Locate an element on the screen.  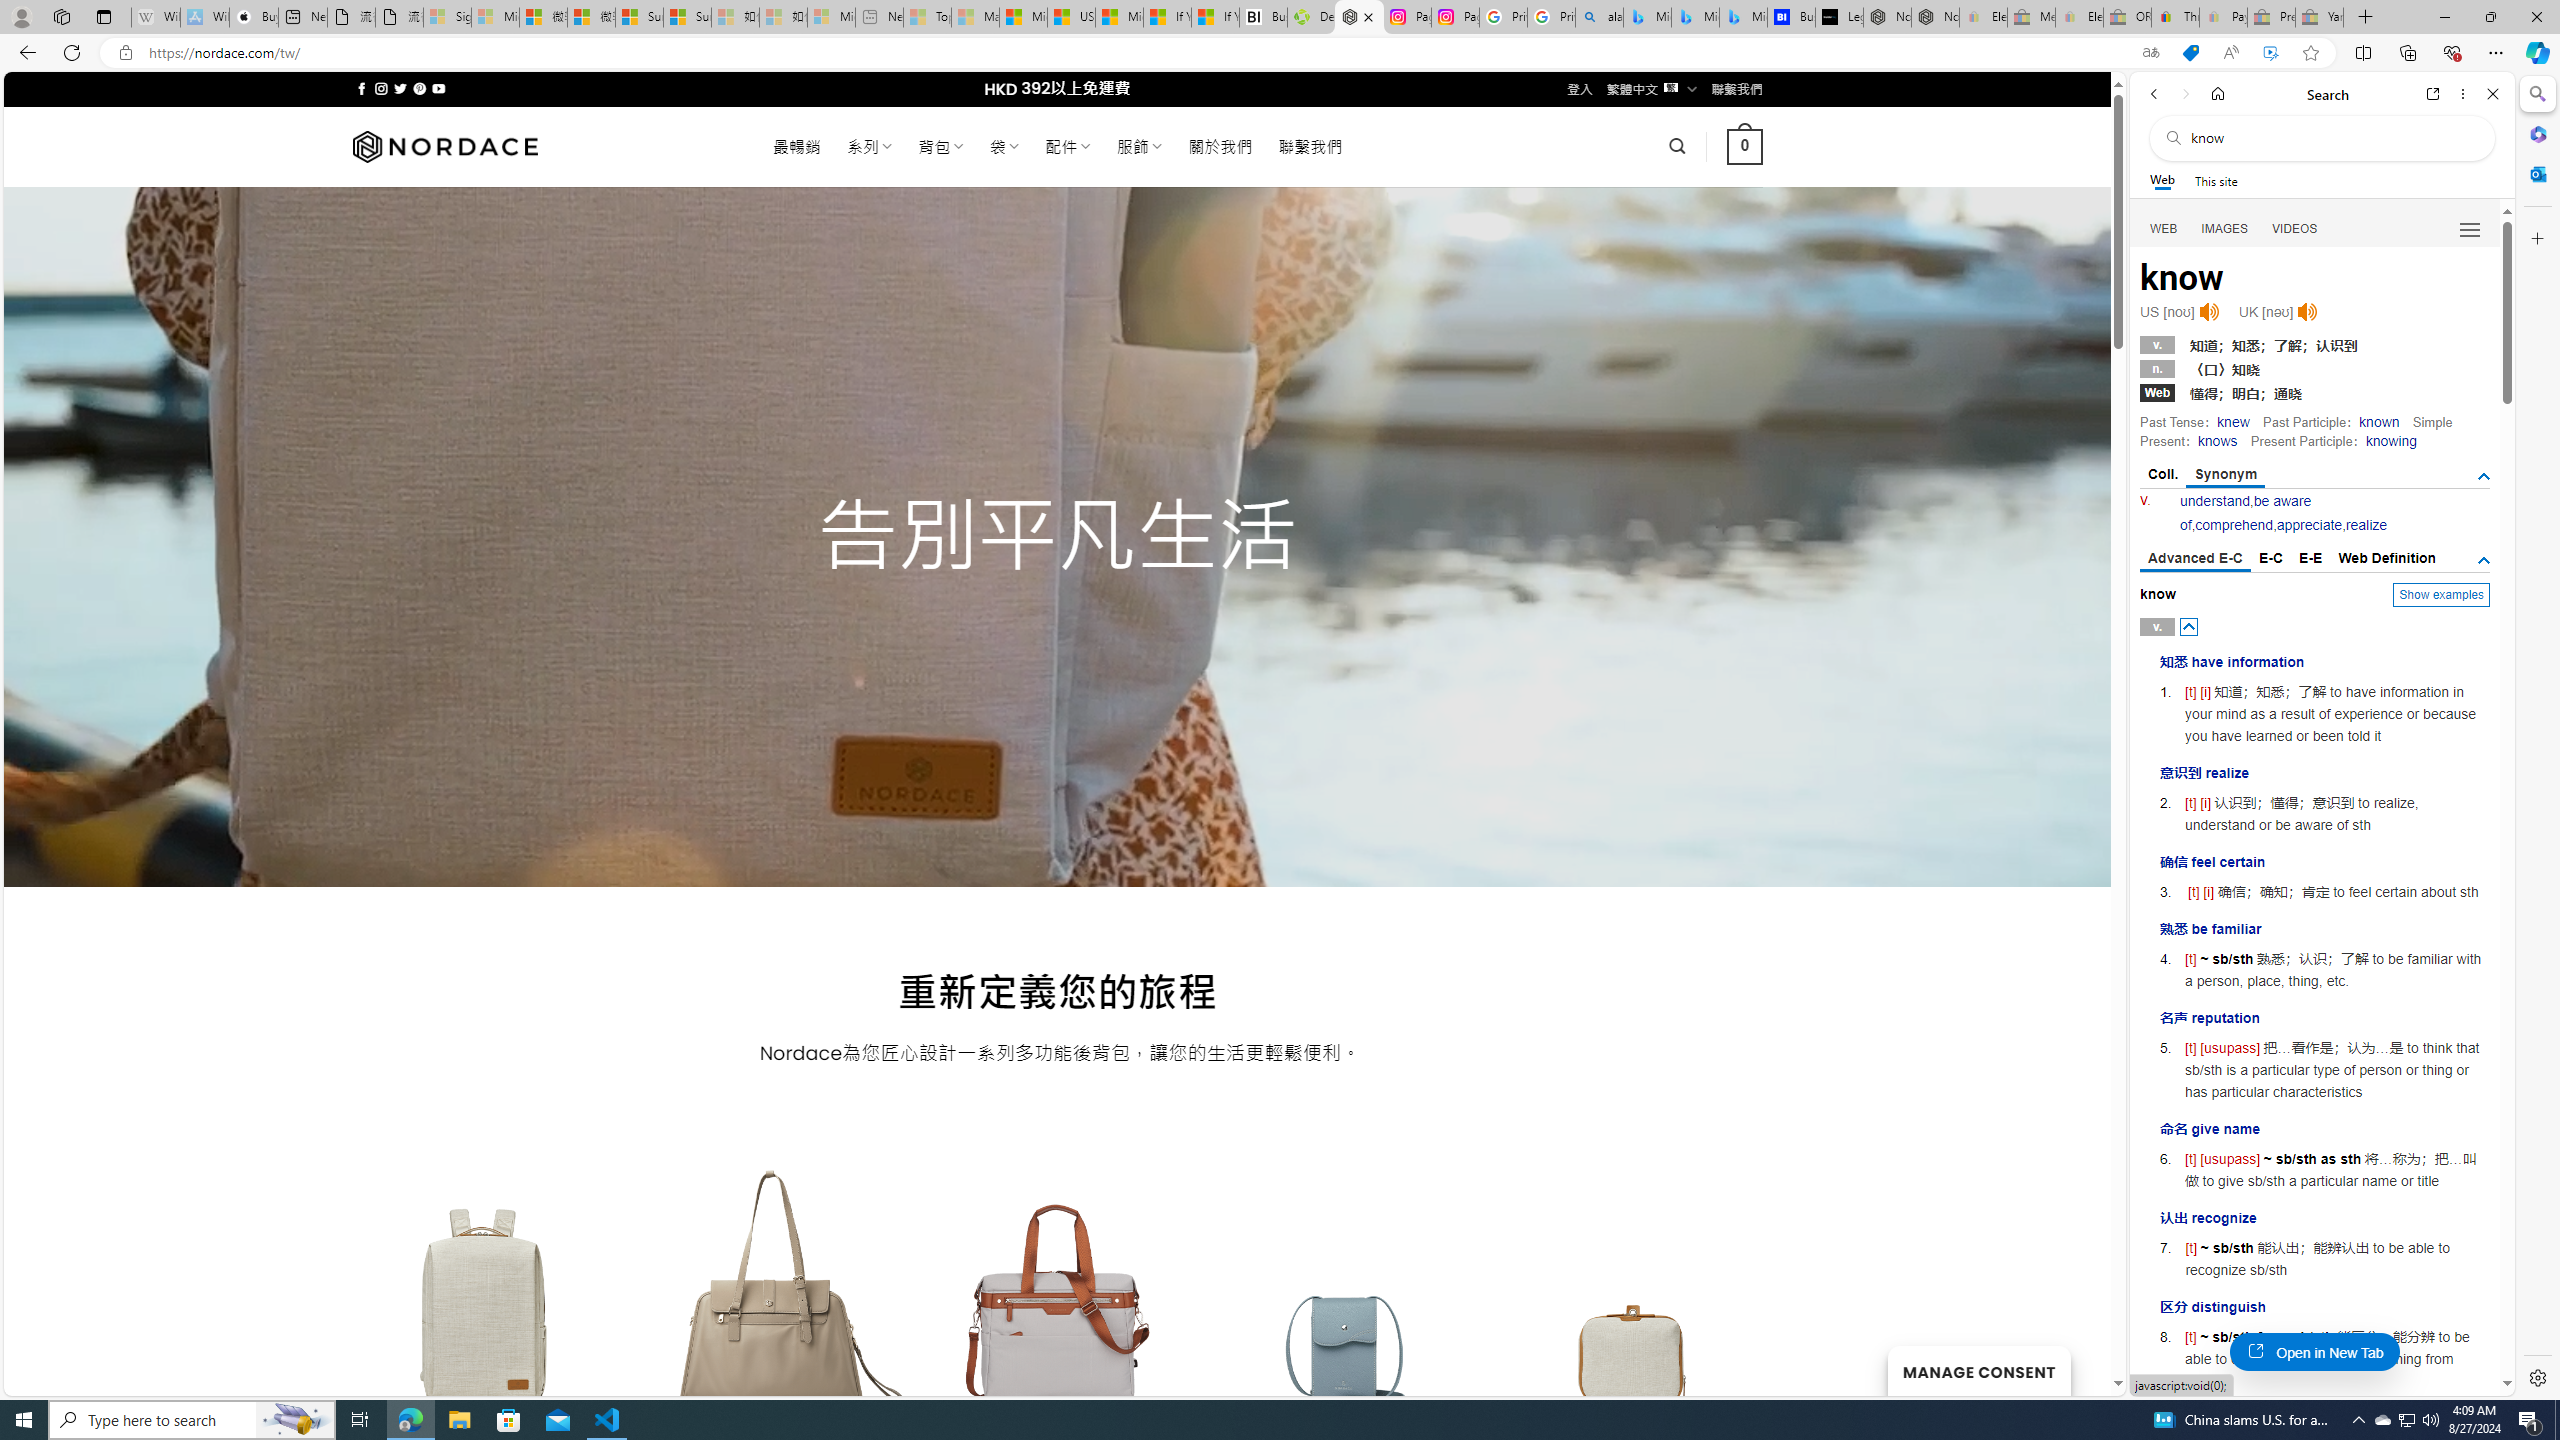
'comprehend' is located at coordinates (2233, 524).